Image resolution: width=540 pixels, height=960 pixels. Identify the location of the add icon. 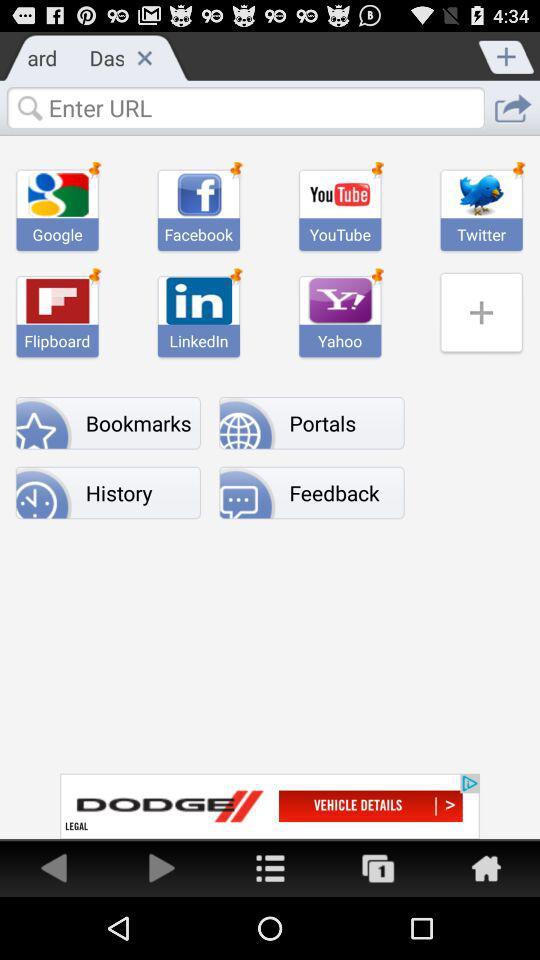
(507, 58).